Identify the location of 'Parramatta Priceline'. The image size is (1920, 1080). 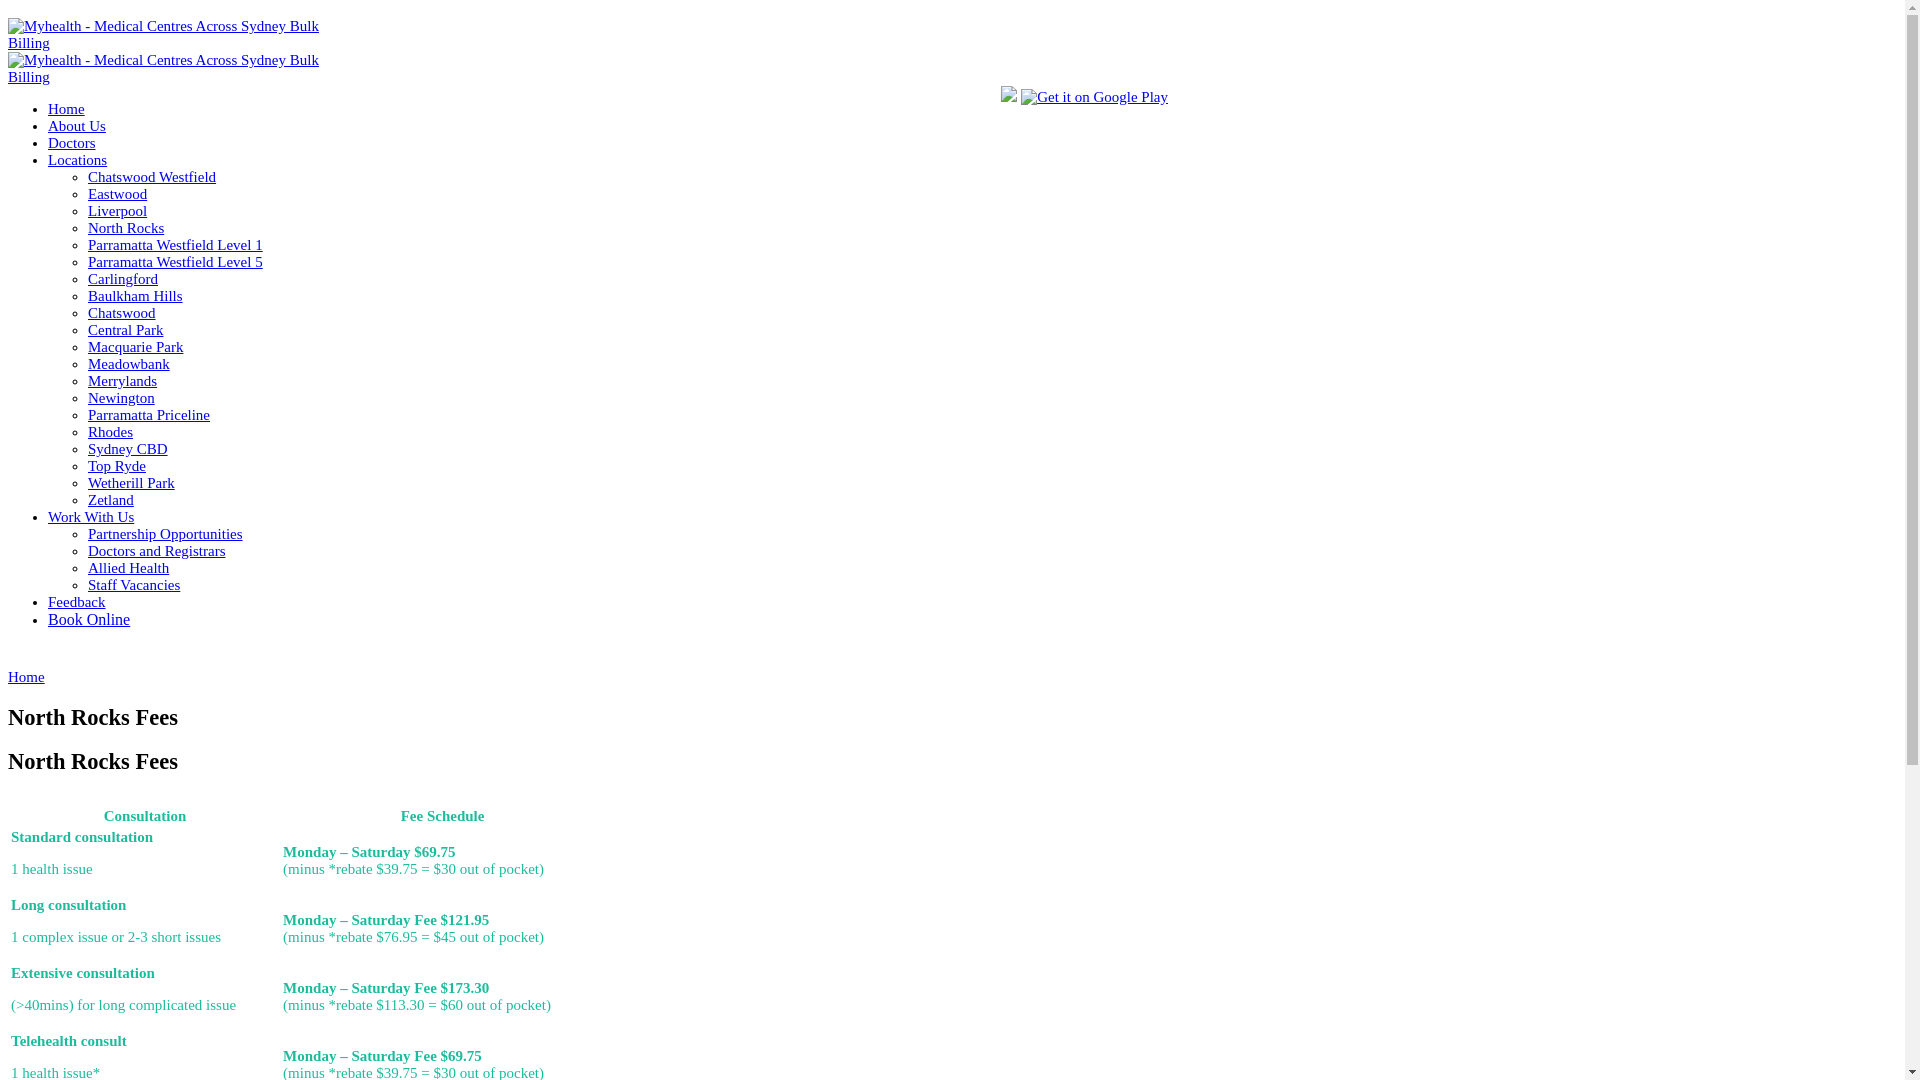
(86, 414).